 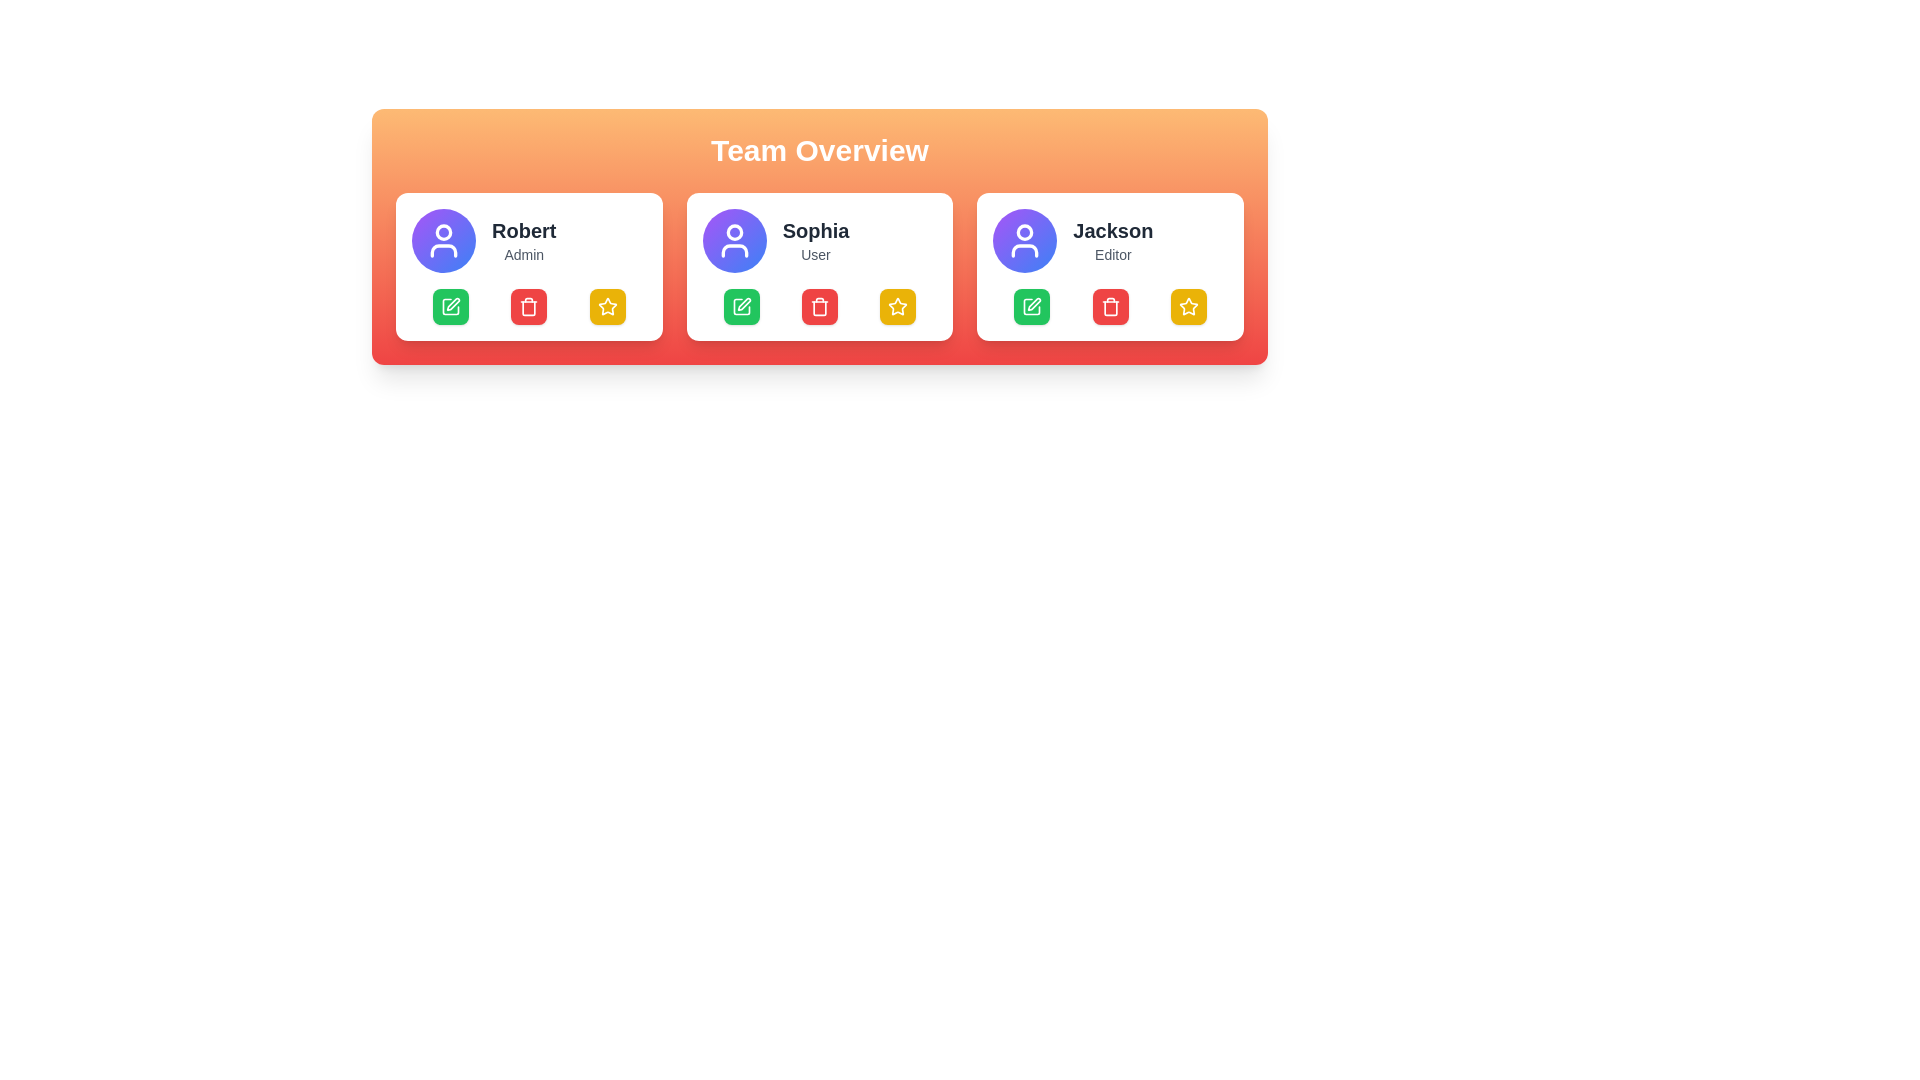 What do you see at coordinates (524, 230) in the screenshot?
I see `the text display element showing 'Robert', which is bold and larger, positioned centrally in the top section of the first card in the 'Team Overview' section` at bounding box center [524, 230].